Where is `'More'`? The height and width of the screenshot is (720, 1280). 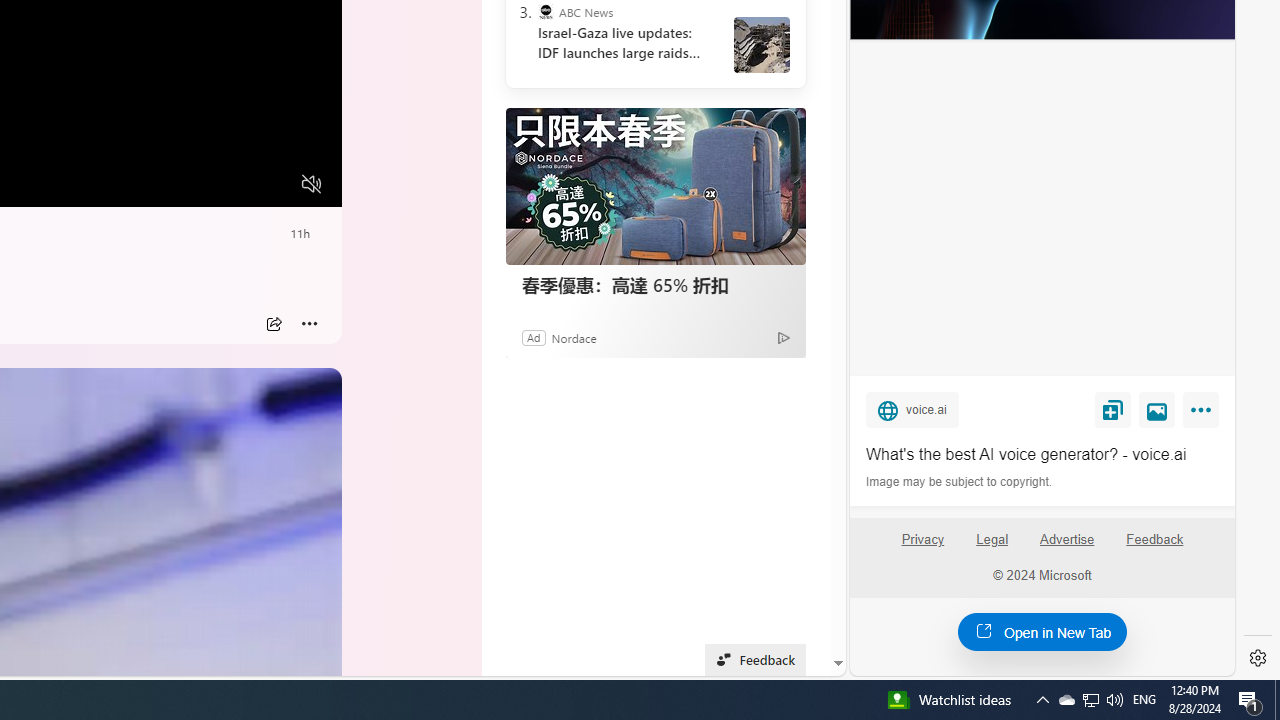
'More' is located at coordinates (1203, 412).